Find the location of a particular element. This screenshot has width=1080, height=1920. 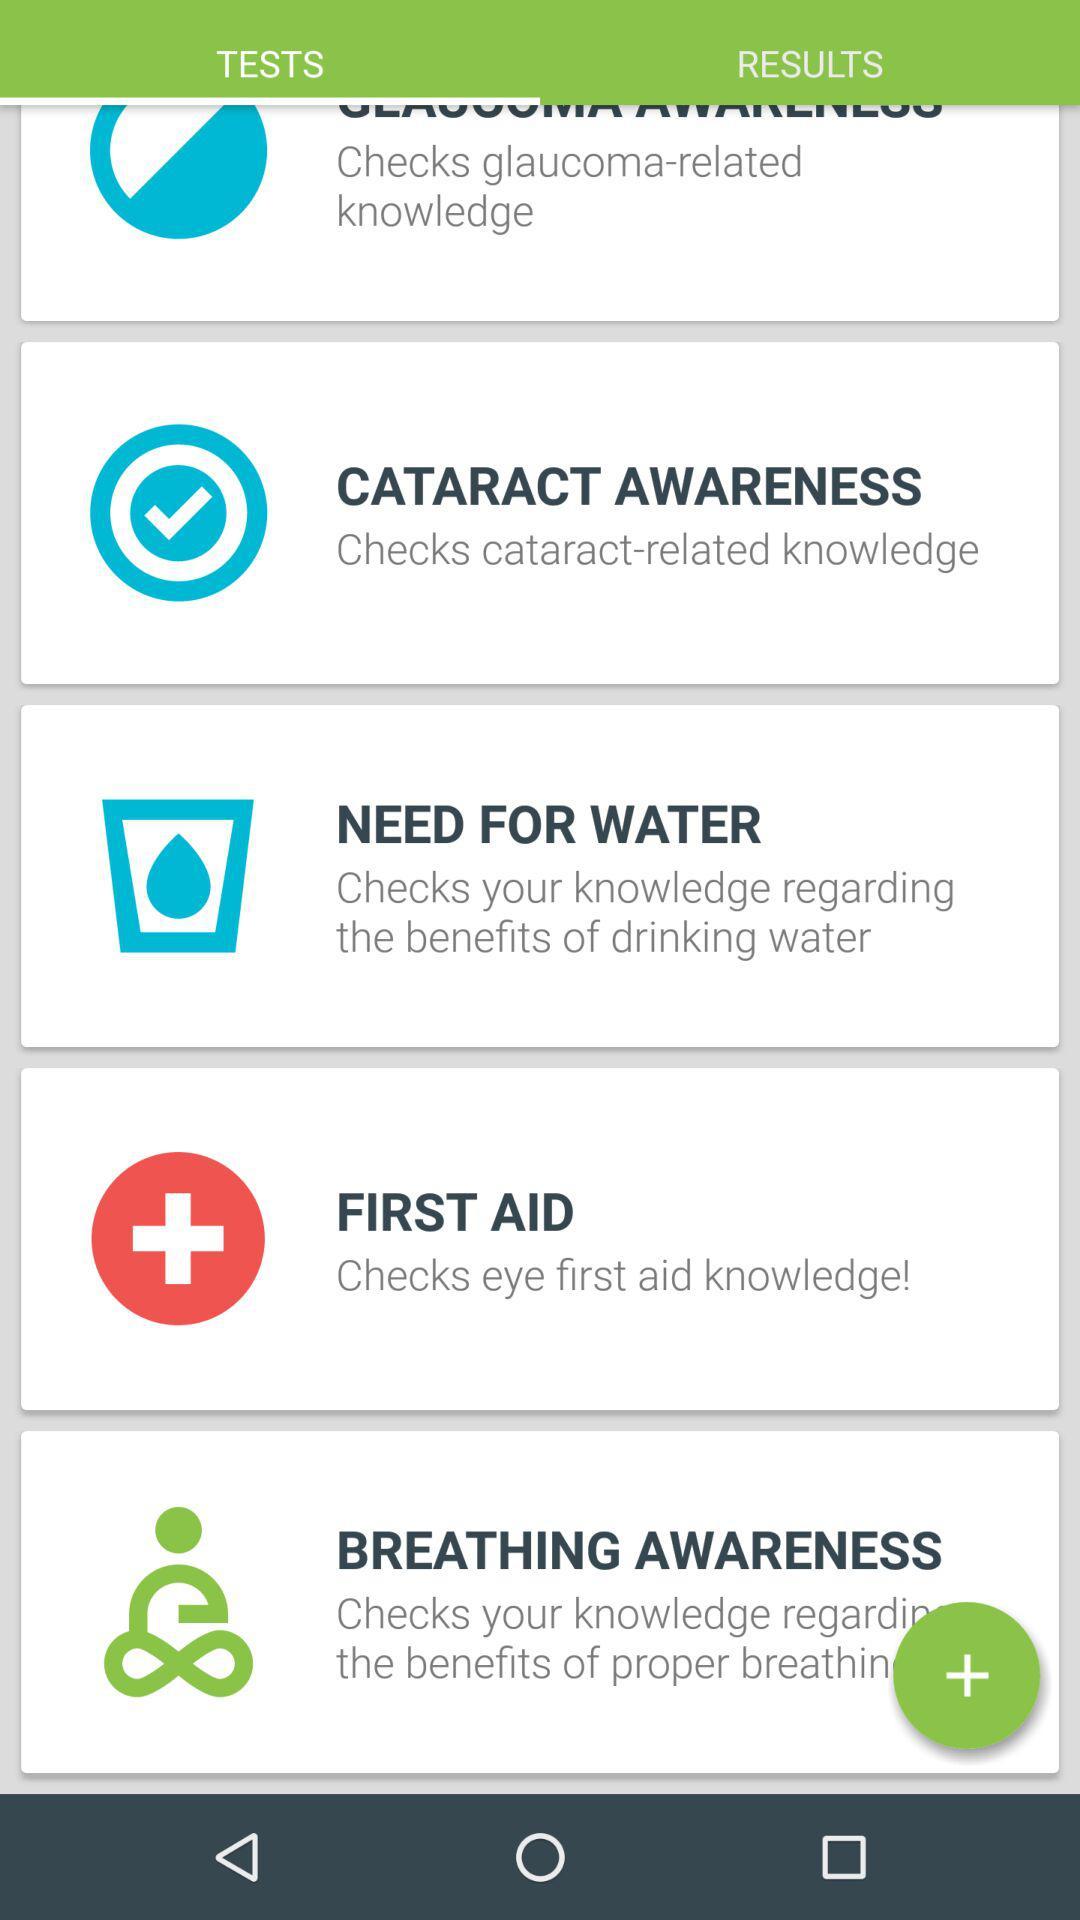

new item is located at coordinates (965, 1675).